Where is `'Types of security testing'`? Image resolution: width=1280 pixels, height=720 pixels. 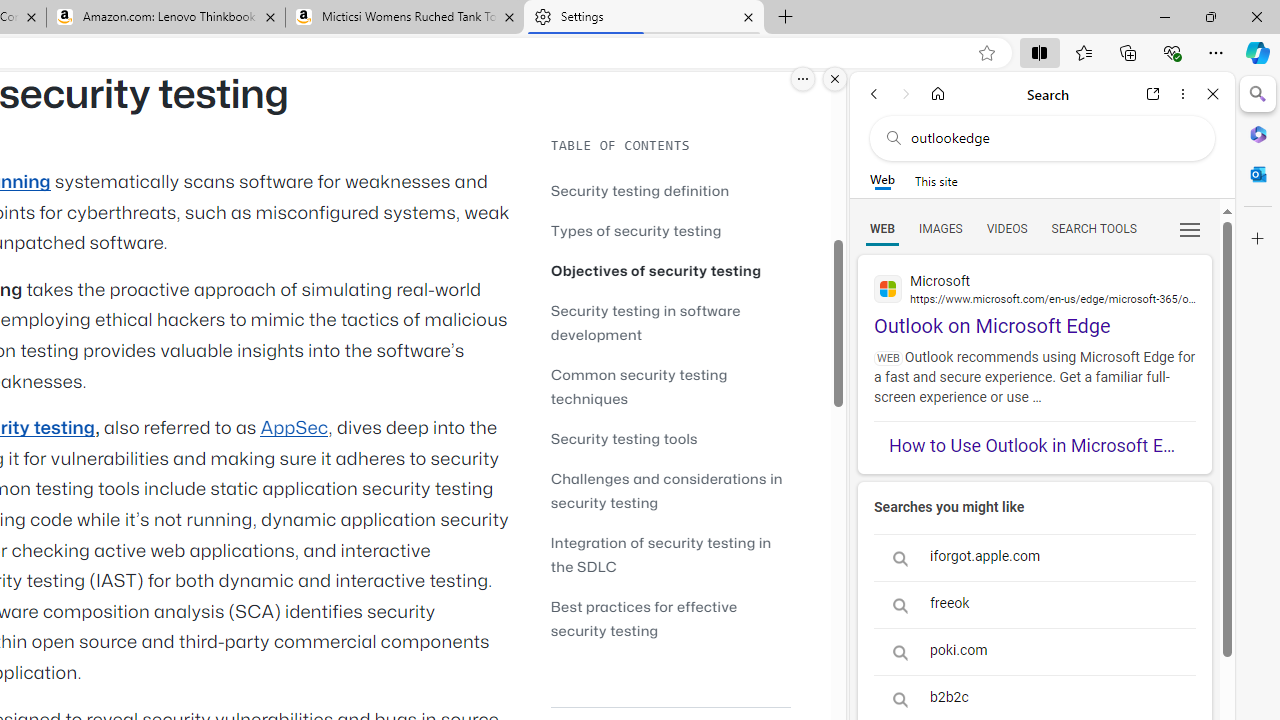
'Types of security testing' is located at coordinates (635, 229).